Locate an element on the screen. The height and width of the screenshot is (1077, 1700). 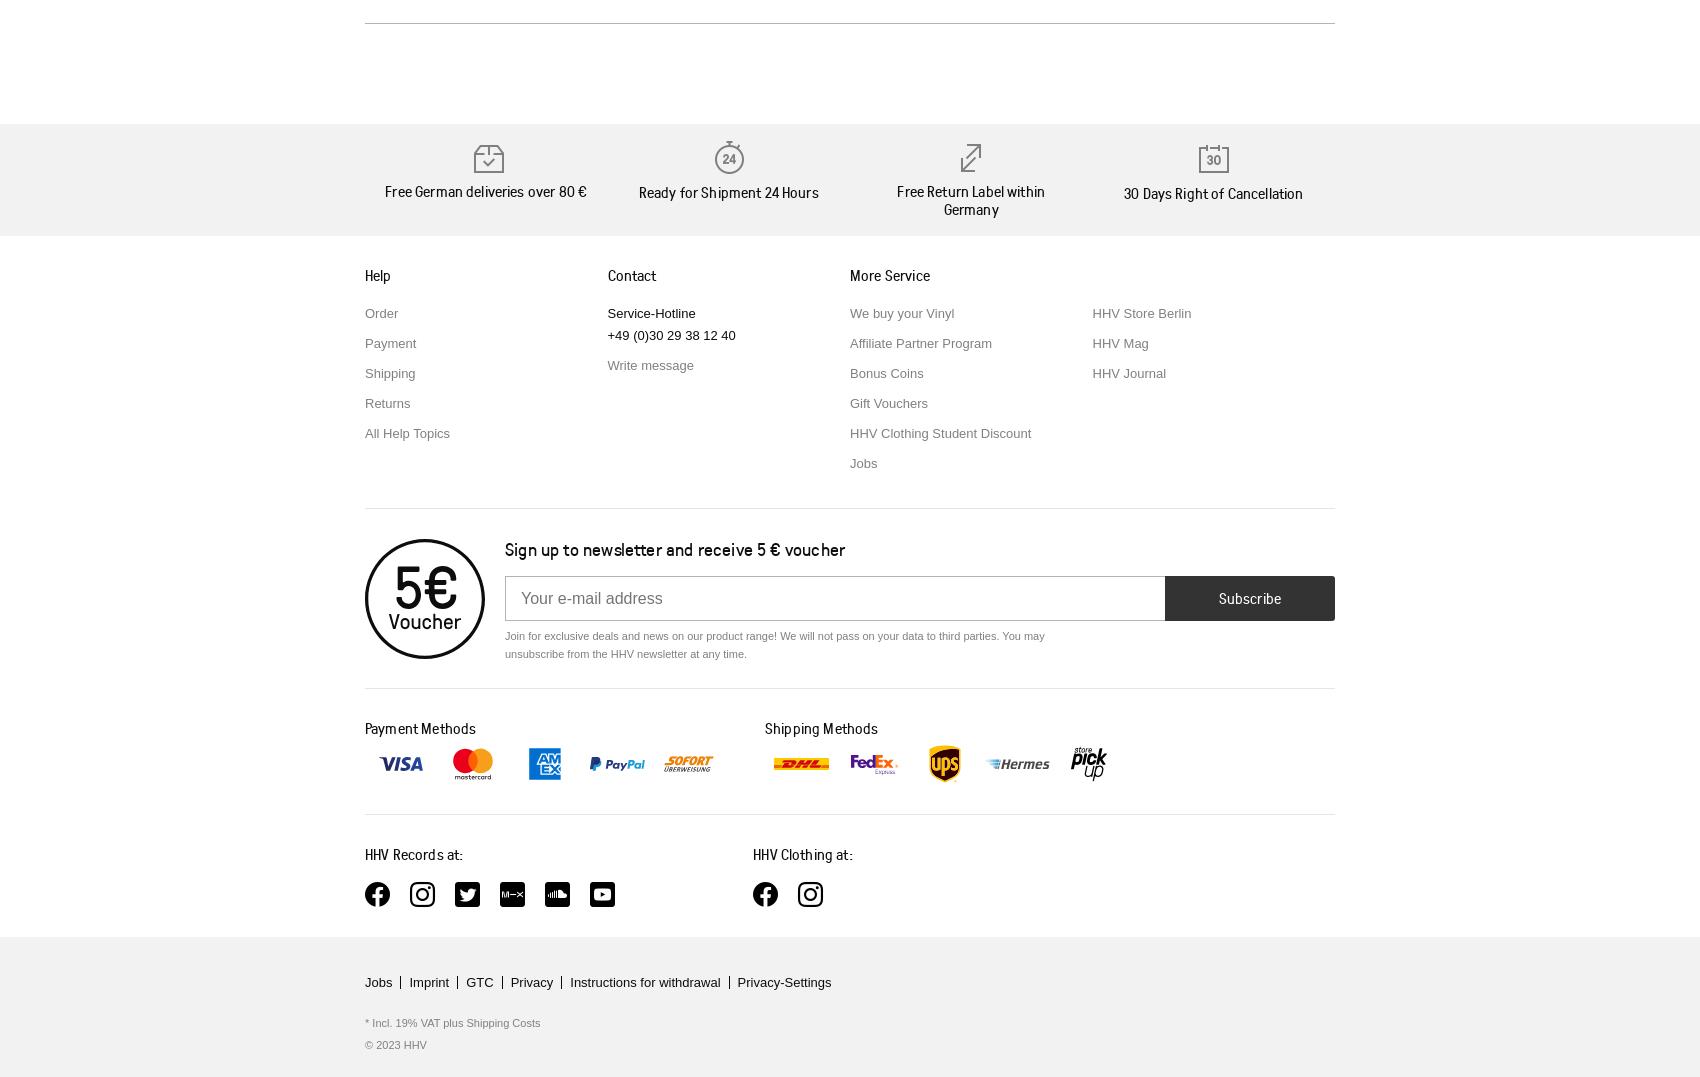
'© 2023 HHV' is located at coordinates (394, 1045).